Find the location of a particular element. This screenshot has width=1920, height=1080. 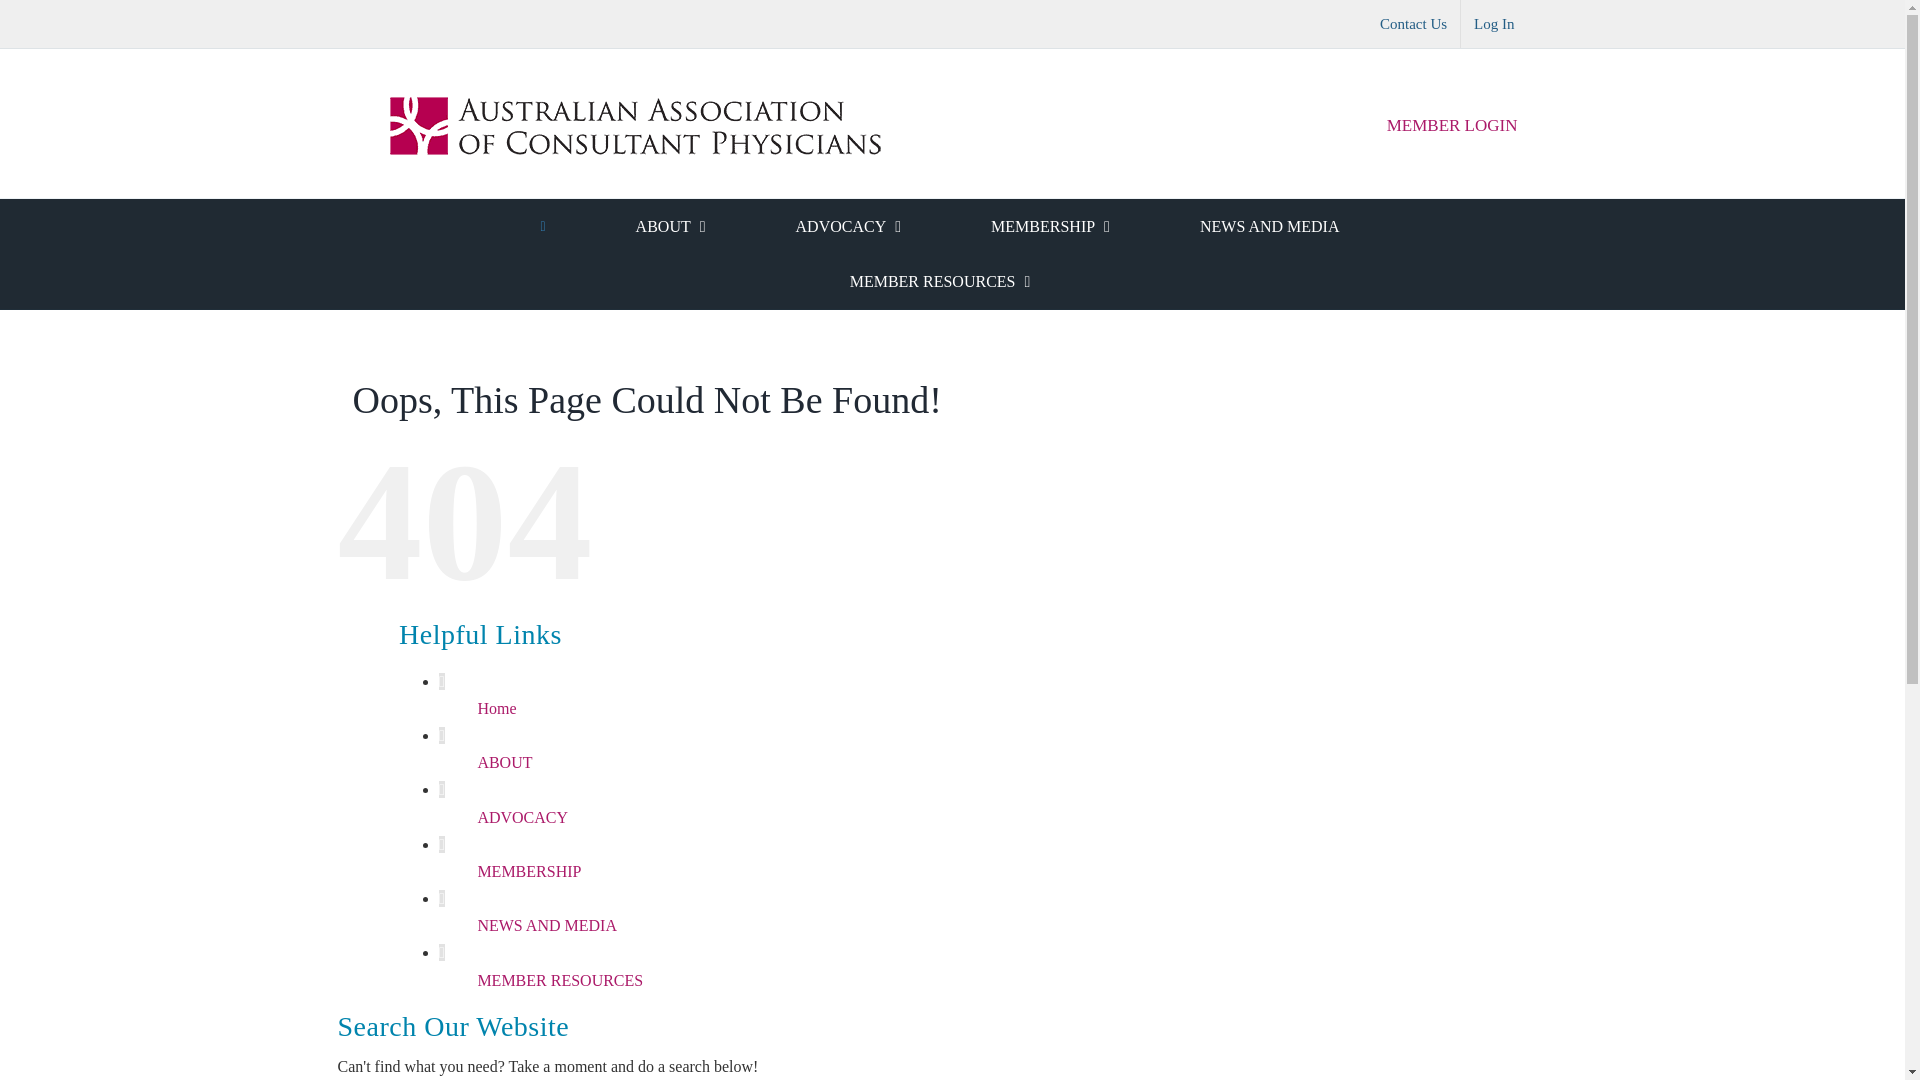

'Contact Us' is located at coordinates (1412, 23).